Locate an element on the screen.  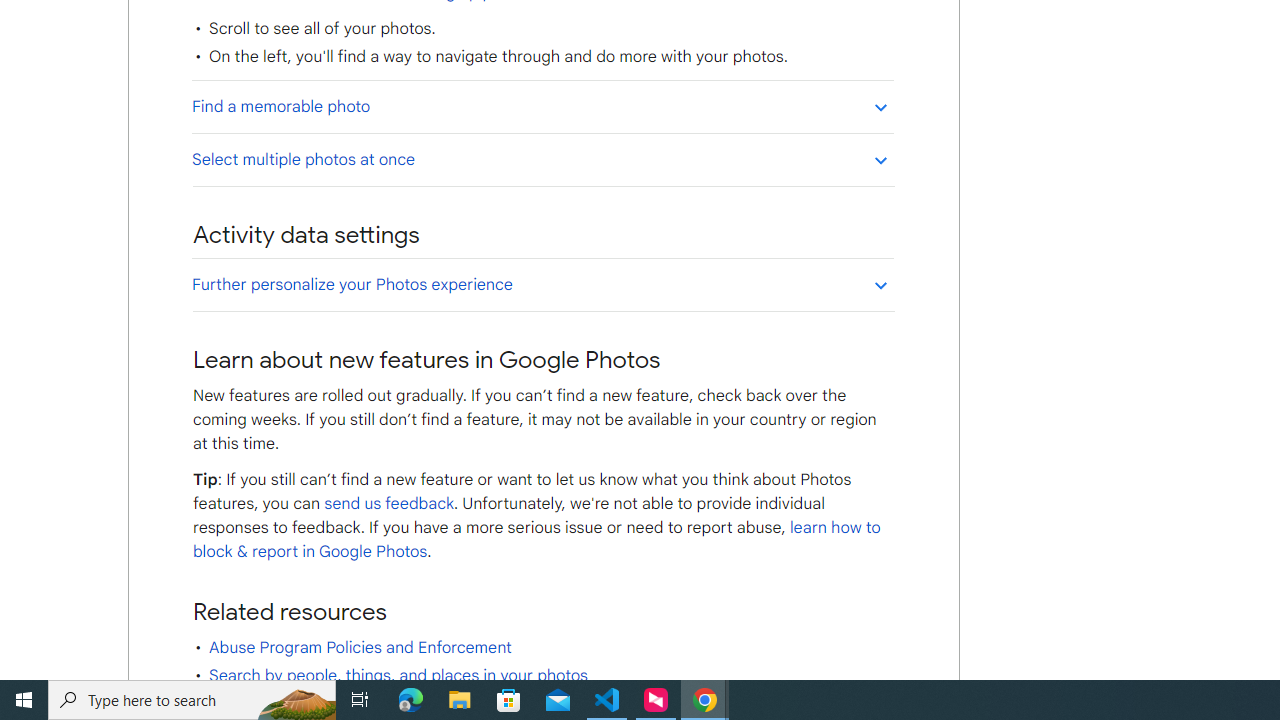
'Find a memorable photo' is located at coordinates (542, 106).